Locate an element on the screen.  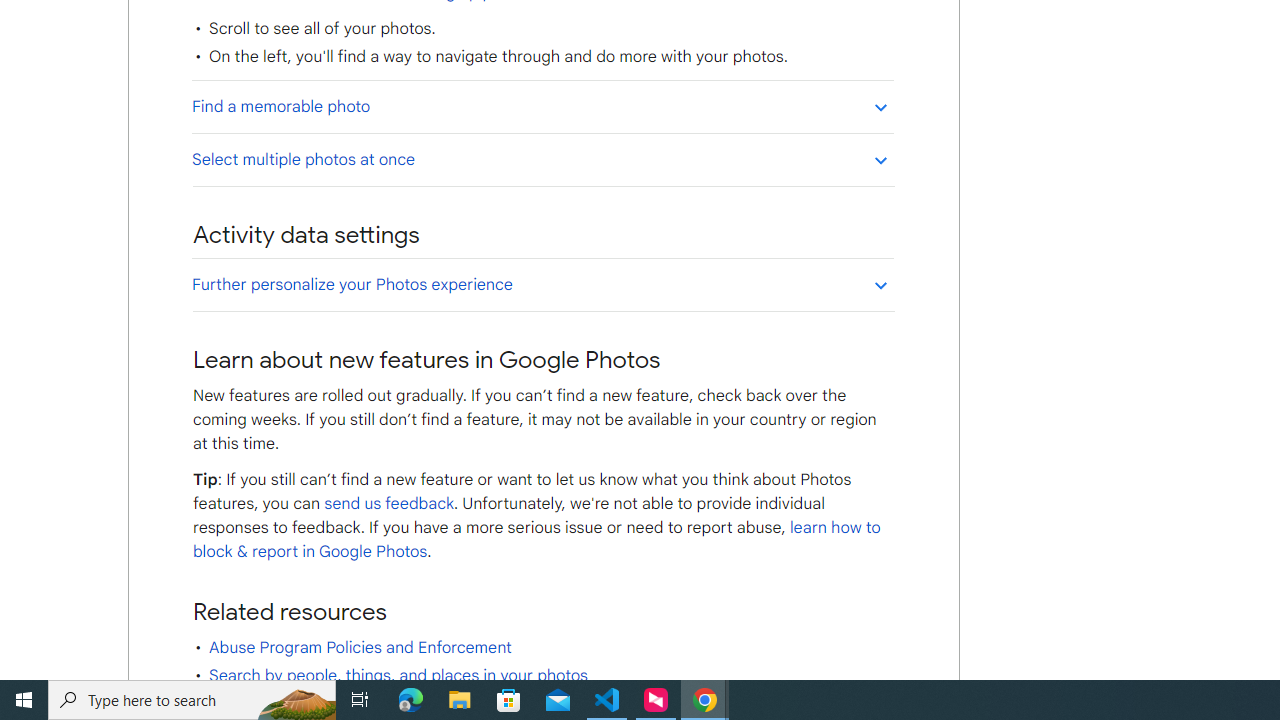
'Find a memorable photo' is located at coordinates (542, 106).